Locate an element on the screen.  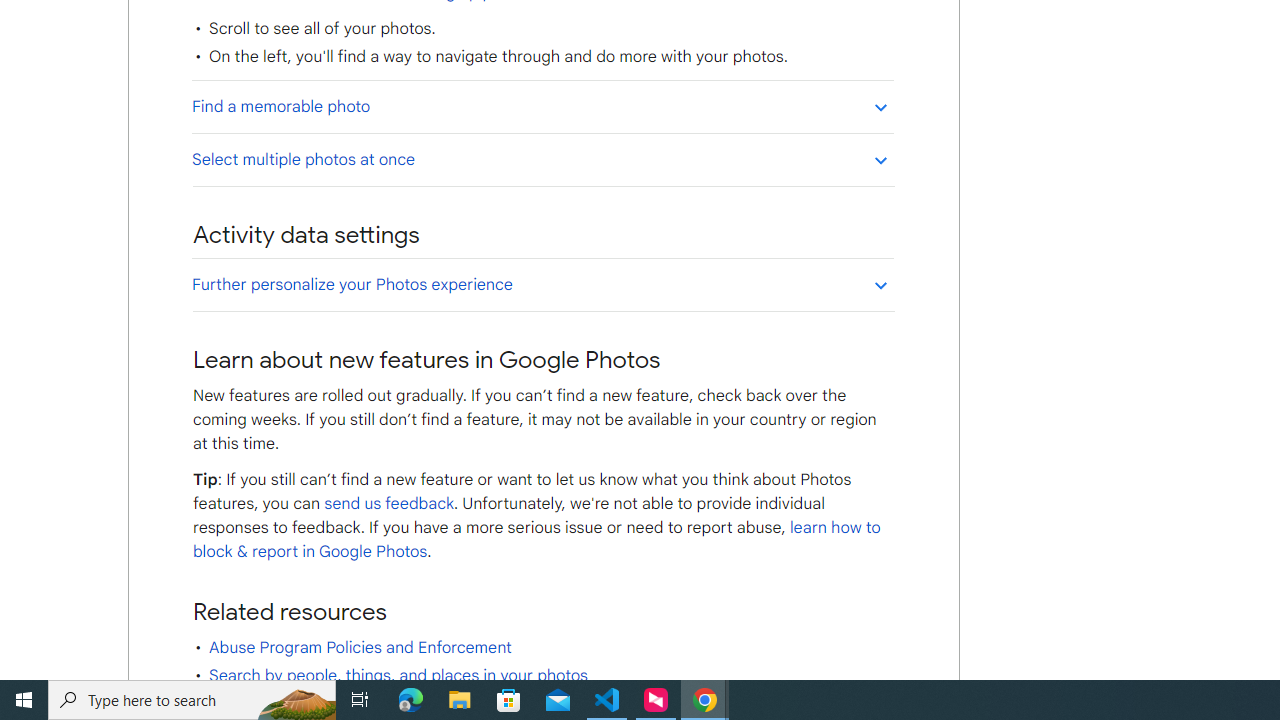
'Find a memorable photo' is located at coordinates (542, 106).